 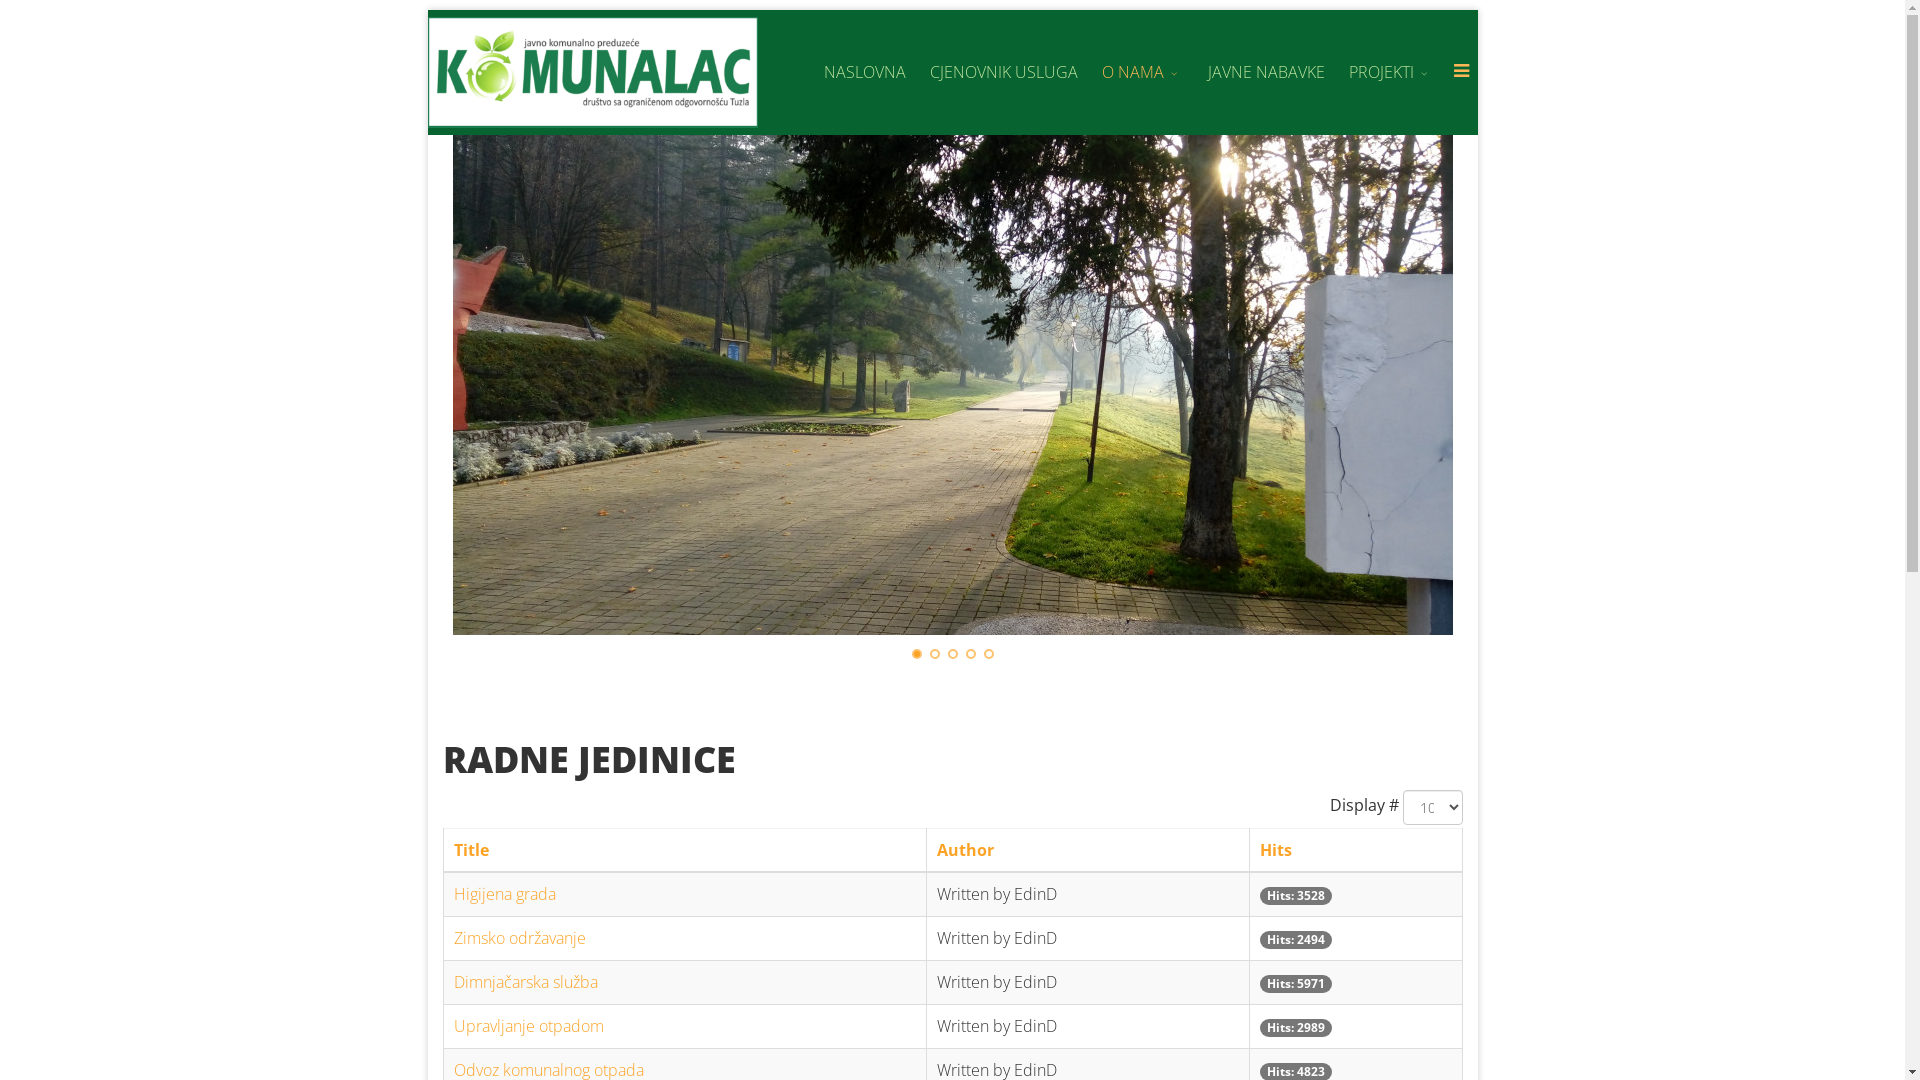 I want to click on 'CJENOVNIK USLUGA', so click(x=1003, y=71).